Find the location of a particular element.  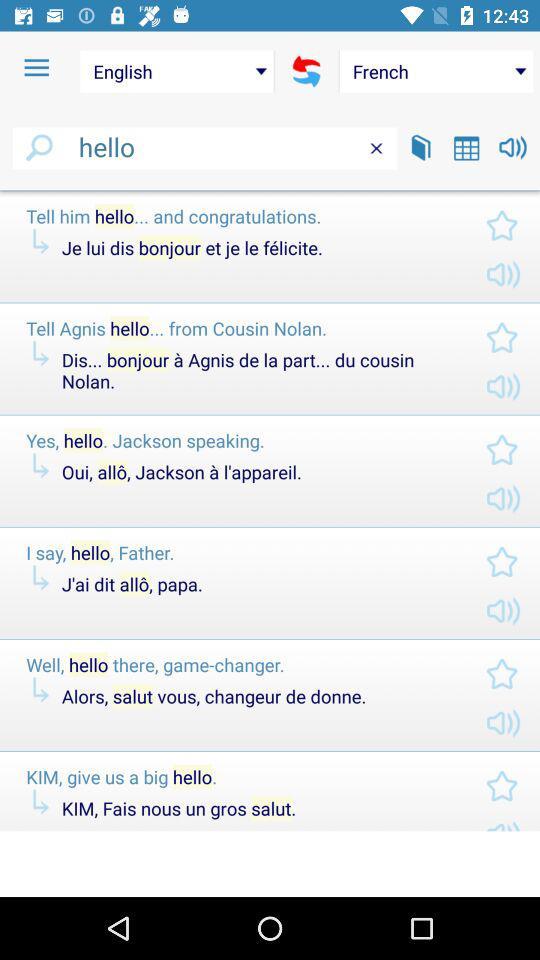

the book icon is located at coordinates (420, 146).